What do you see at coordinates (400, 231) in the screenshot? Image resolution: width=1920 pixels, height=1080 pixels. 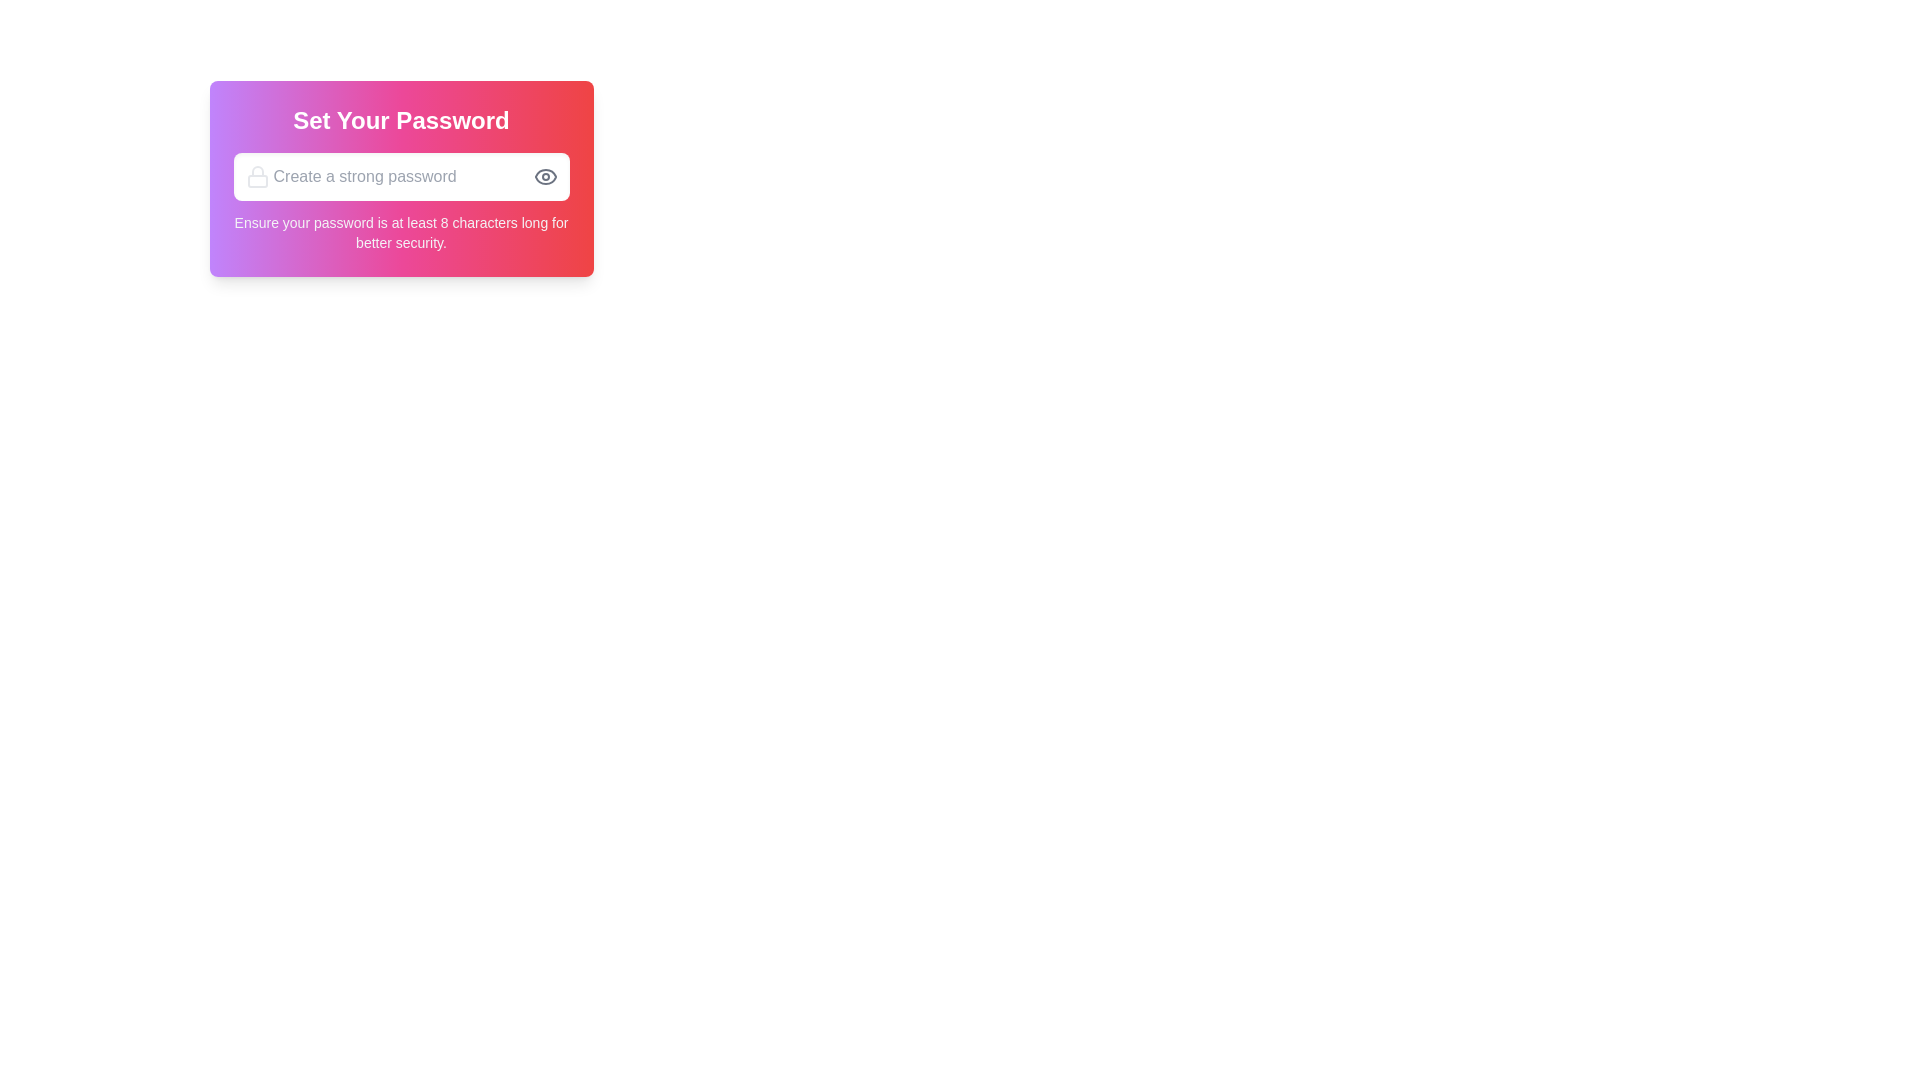 I see `the informational text element that instructs the user that the password should be at least 8 characters long, located below the 'Set Your Password' title in a gradient card` at bounding box center [400, 231].